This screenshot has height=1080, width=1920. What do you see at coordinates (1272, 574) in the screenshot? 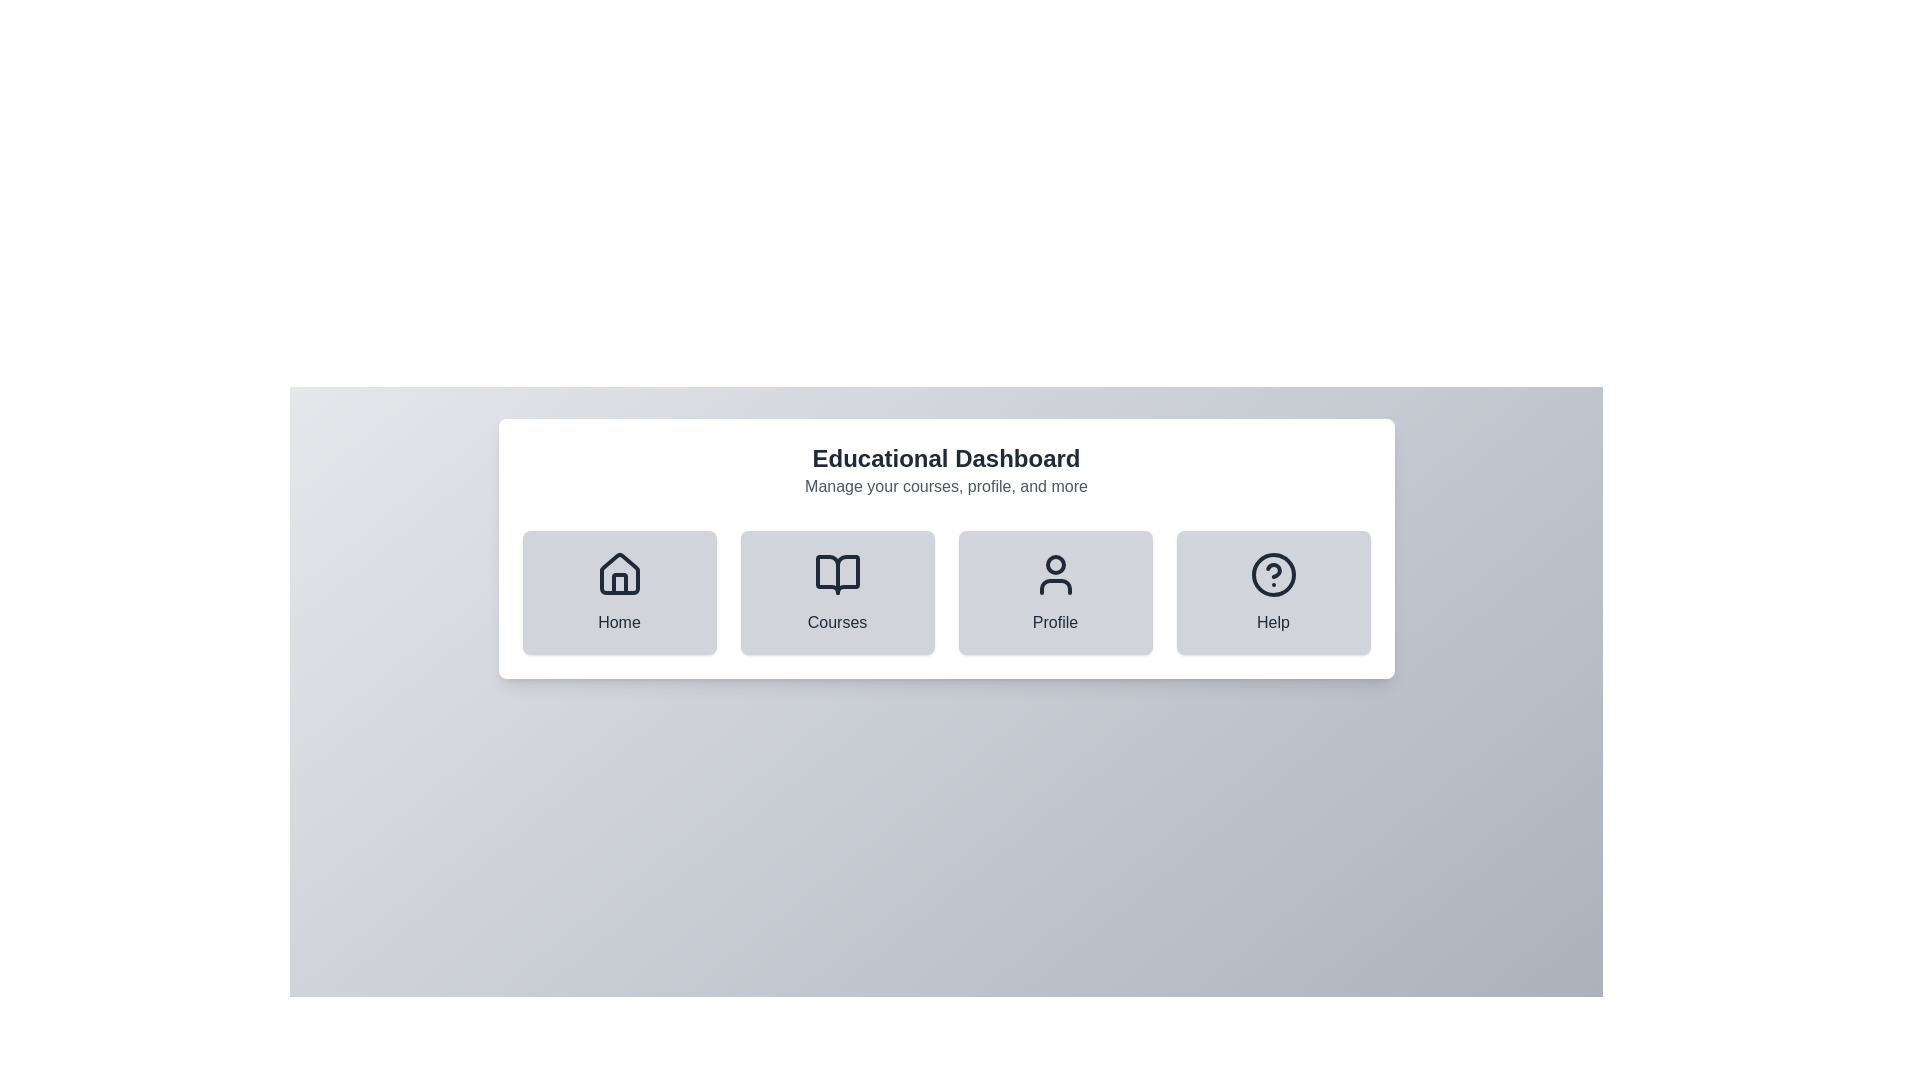
I see `the question mark icon within a circle, which is centrally aligned in the 'Help' panel at the lower right of the card layout` at bounding box center [1272, 574].